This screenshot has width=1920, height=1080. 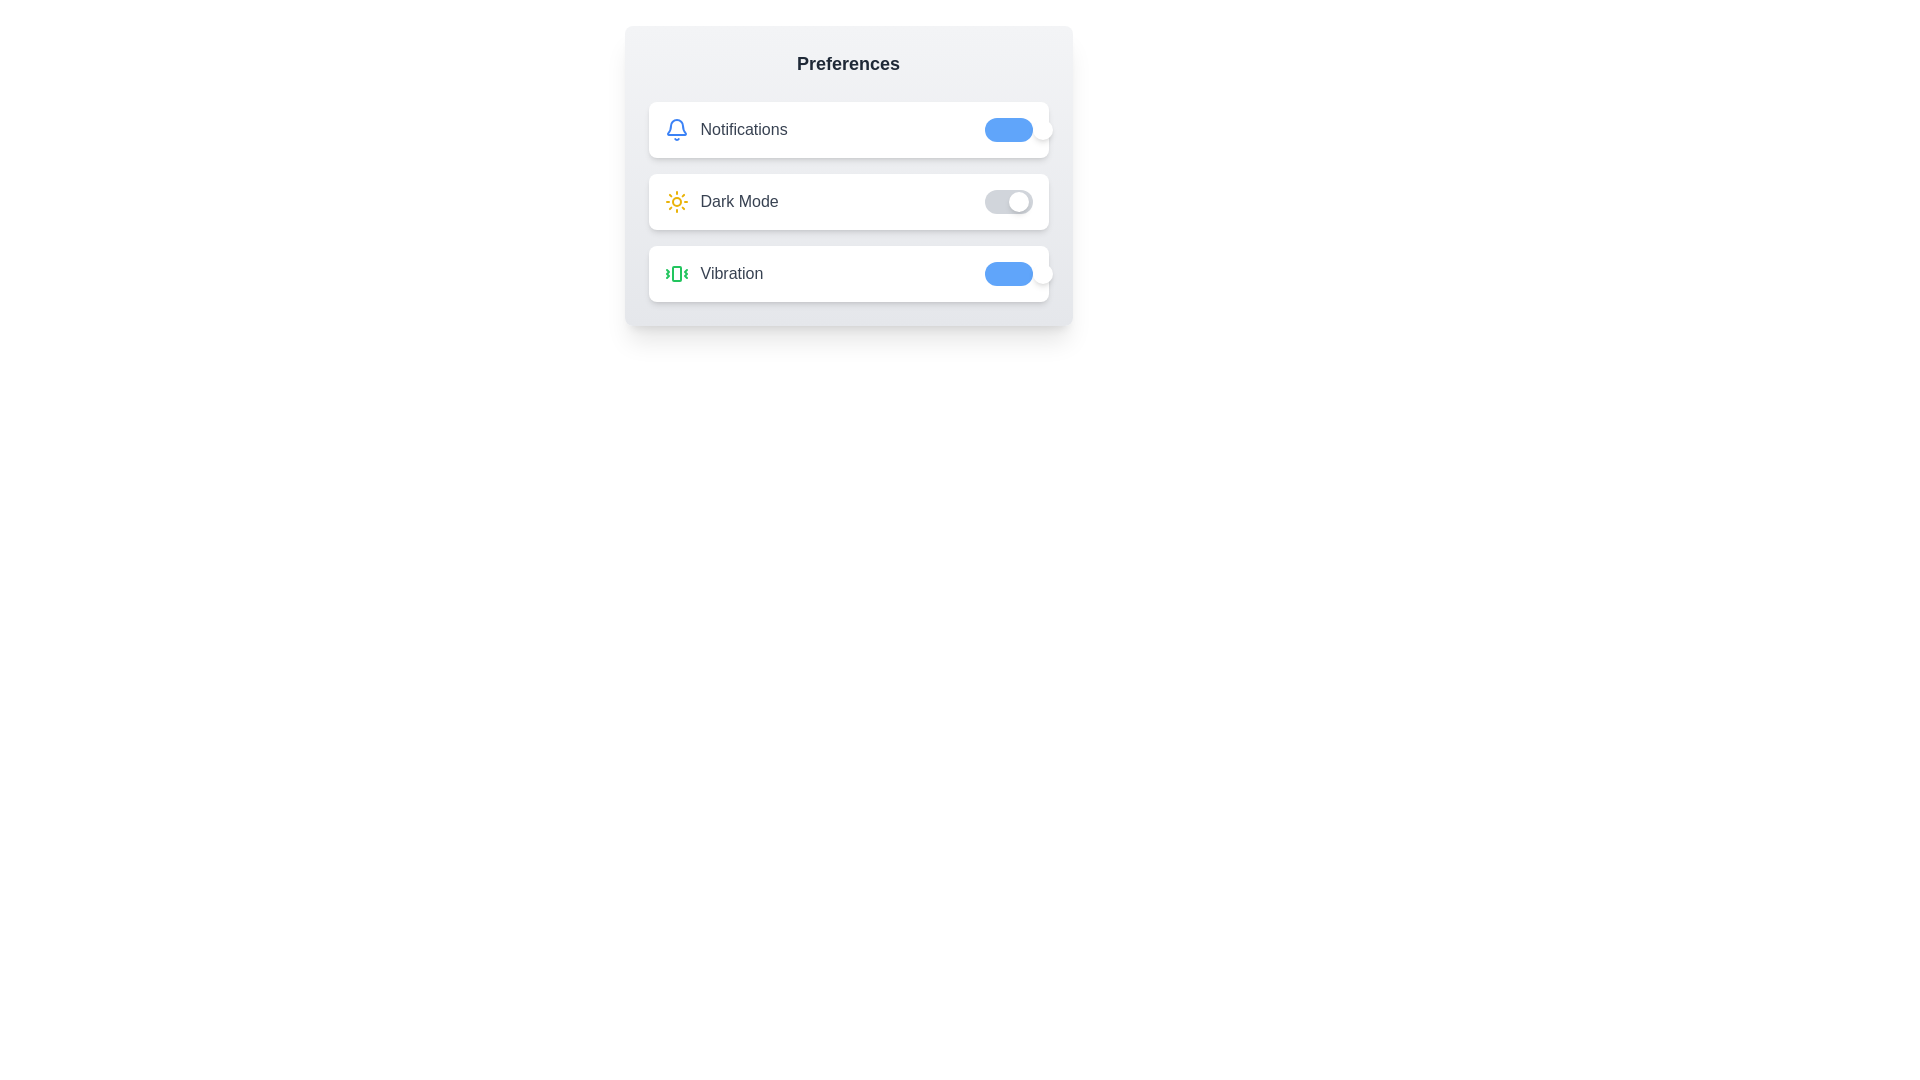 What do you see at coordinates (1008, 130) in the screenshot?
I see `the toggle switch with a rounded blue background and a sliding circular white knob located on the far-right side of the 'Notifications' section in the 'Preferences' list` at bounding box center [1008, 130].